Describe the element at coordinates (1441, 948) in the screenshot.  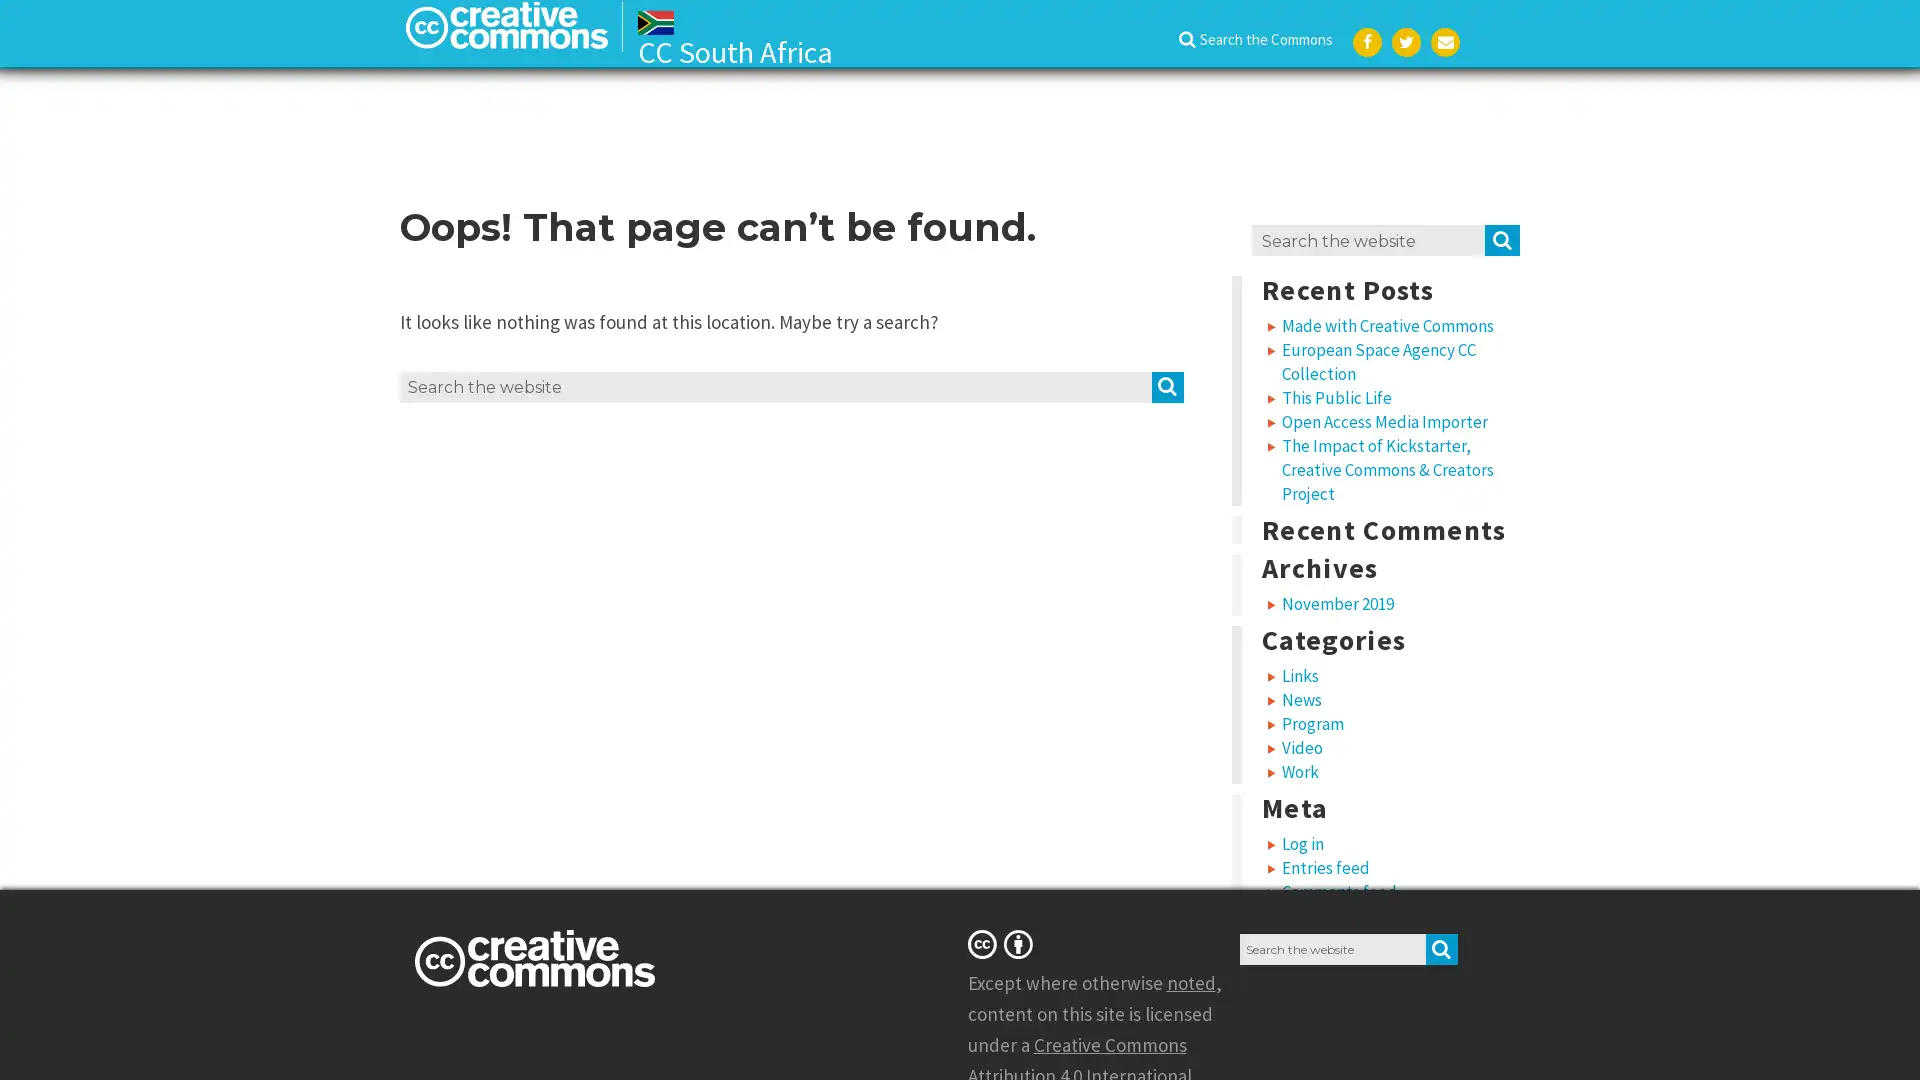
I see `SEARCH` at that location.